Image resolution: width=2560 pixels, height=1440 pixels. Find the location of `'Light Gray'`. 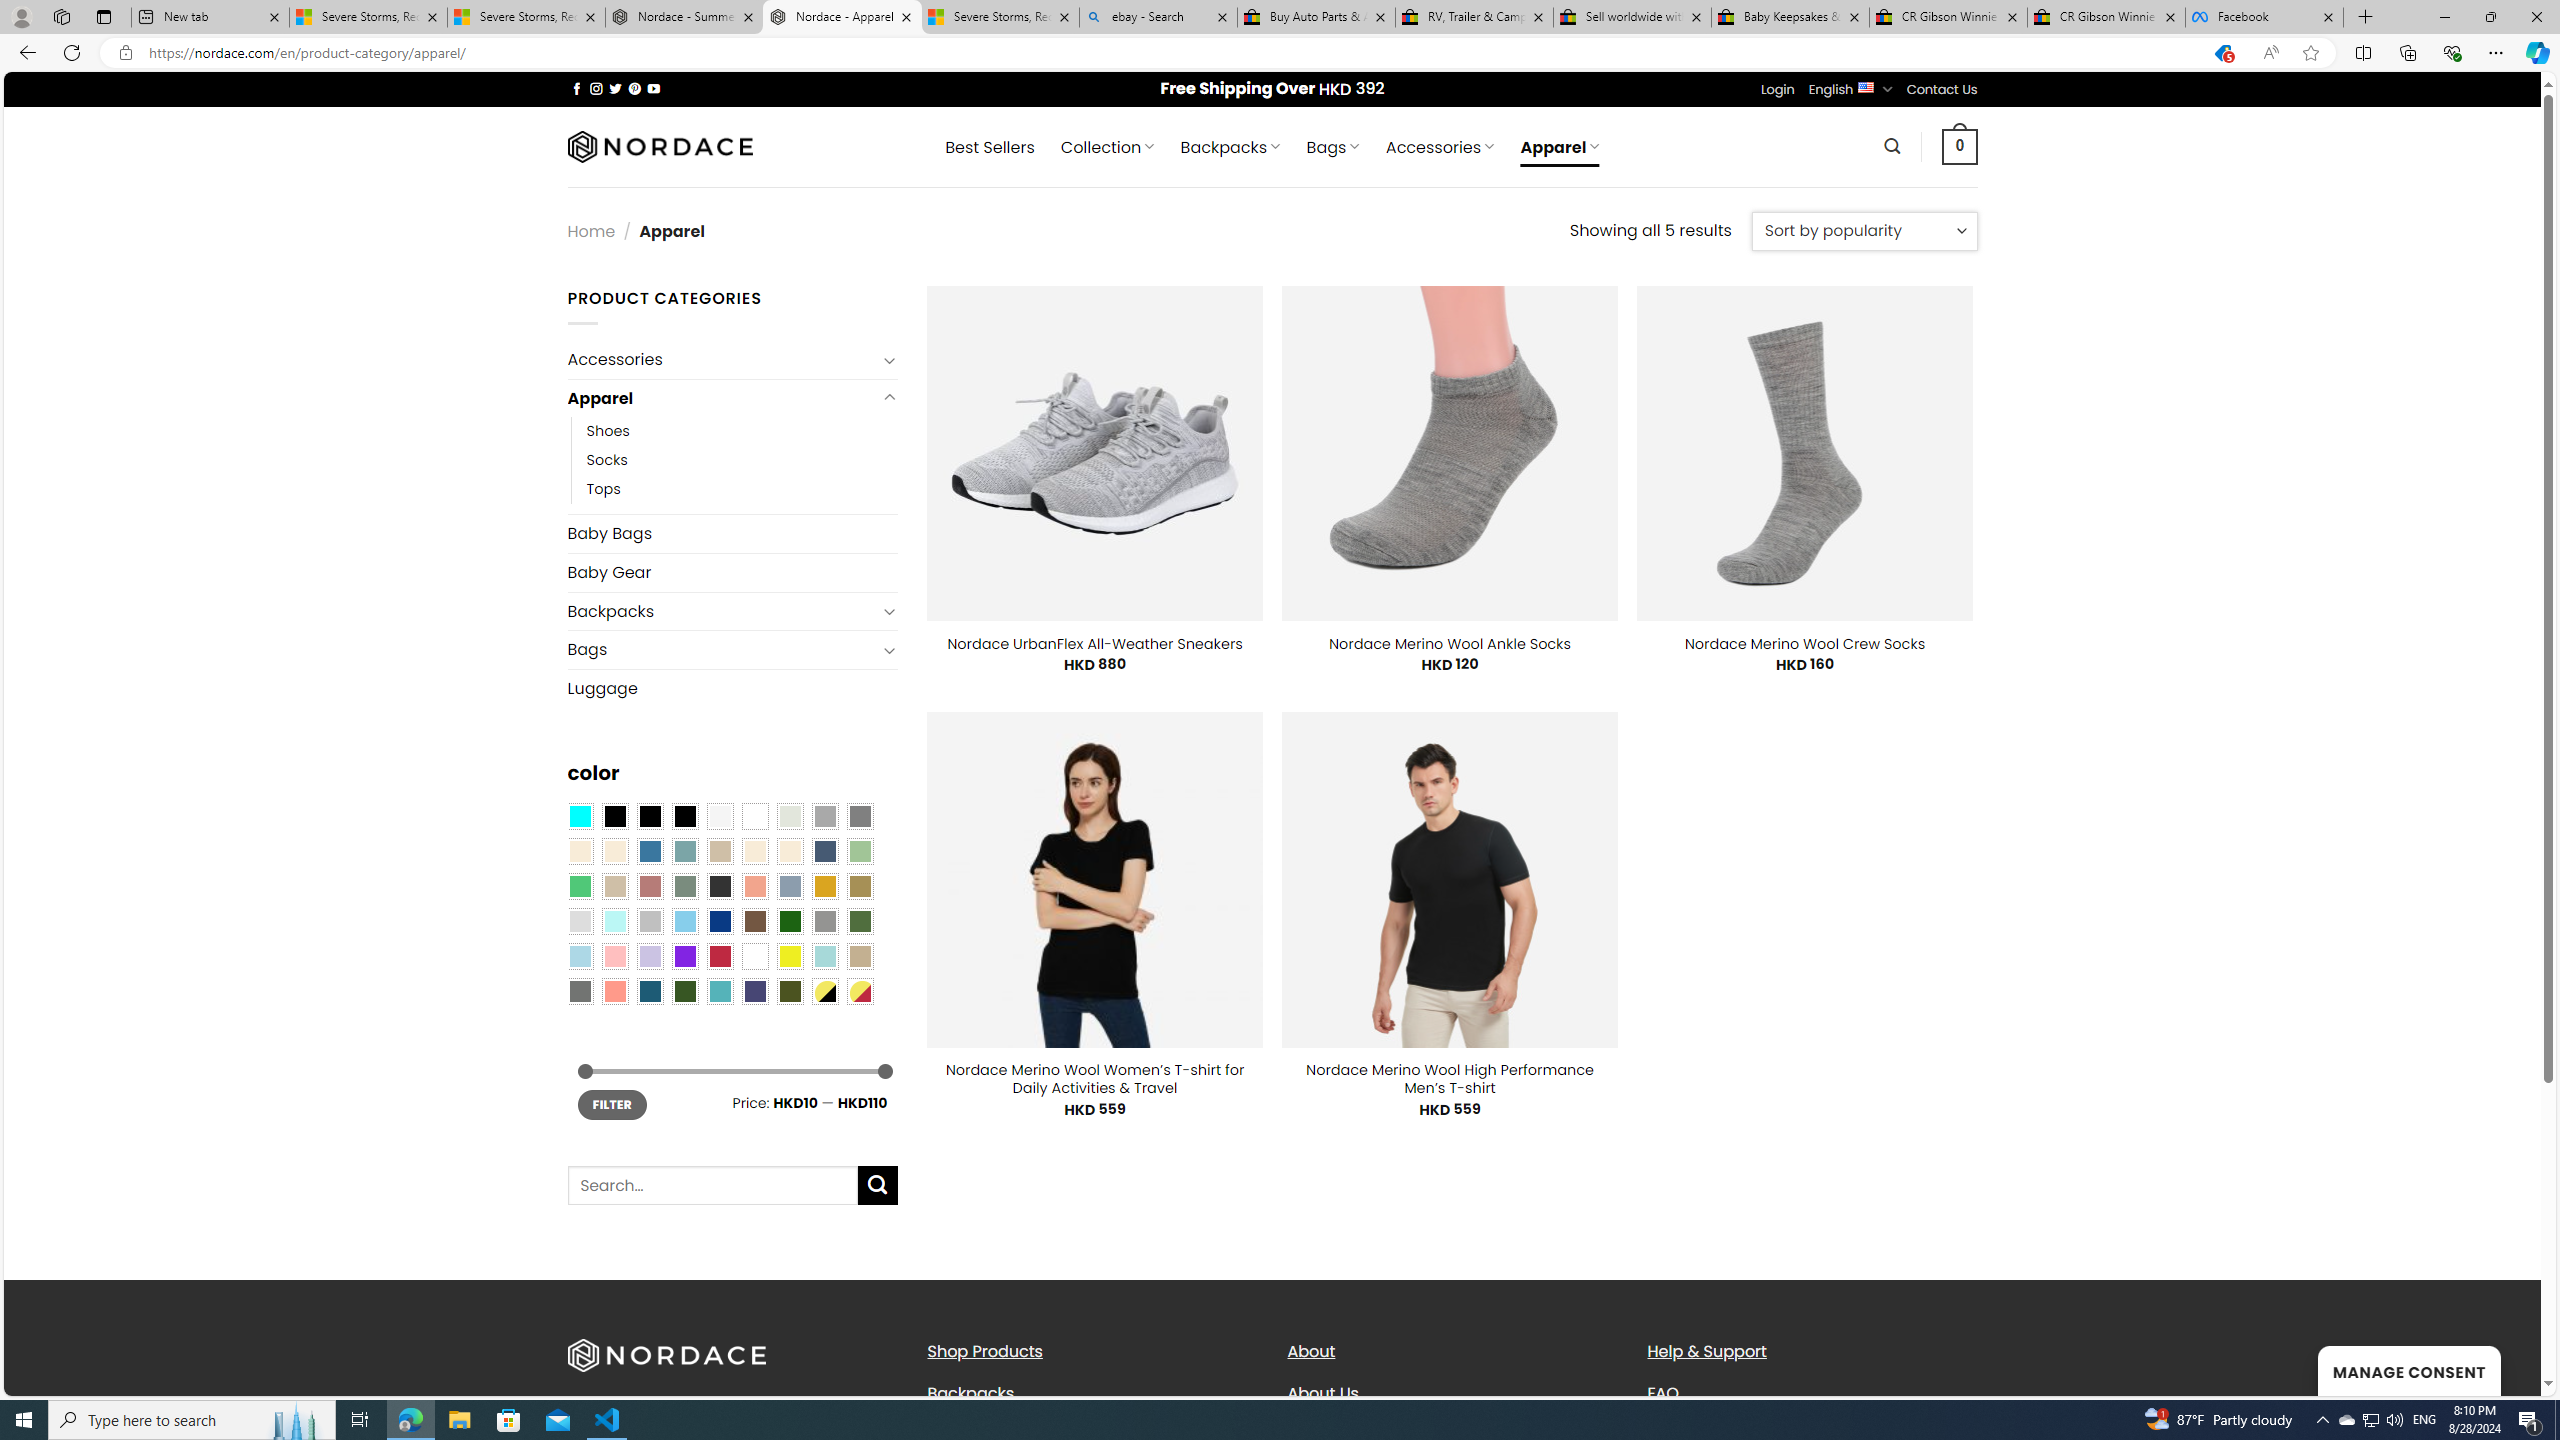

'Light Gray' is located at coordinates (578, 920).